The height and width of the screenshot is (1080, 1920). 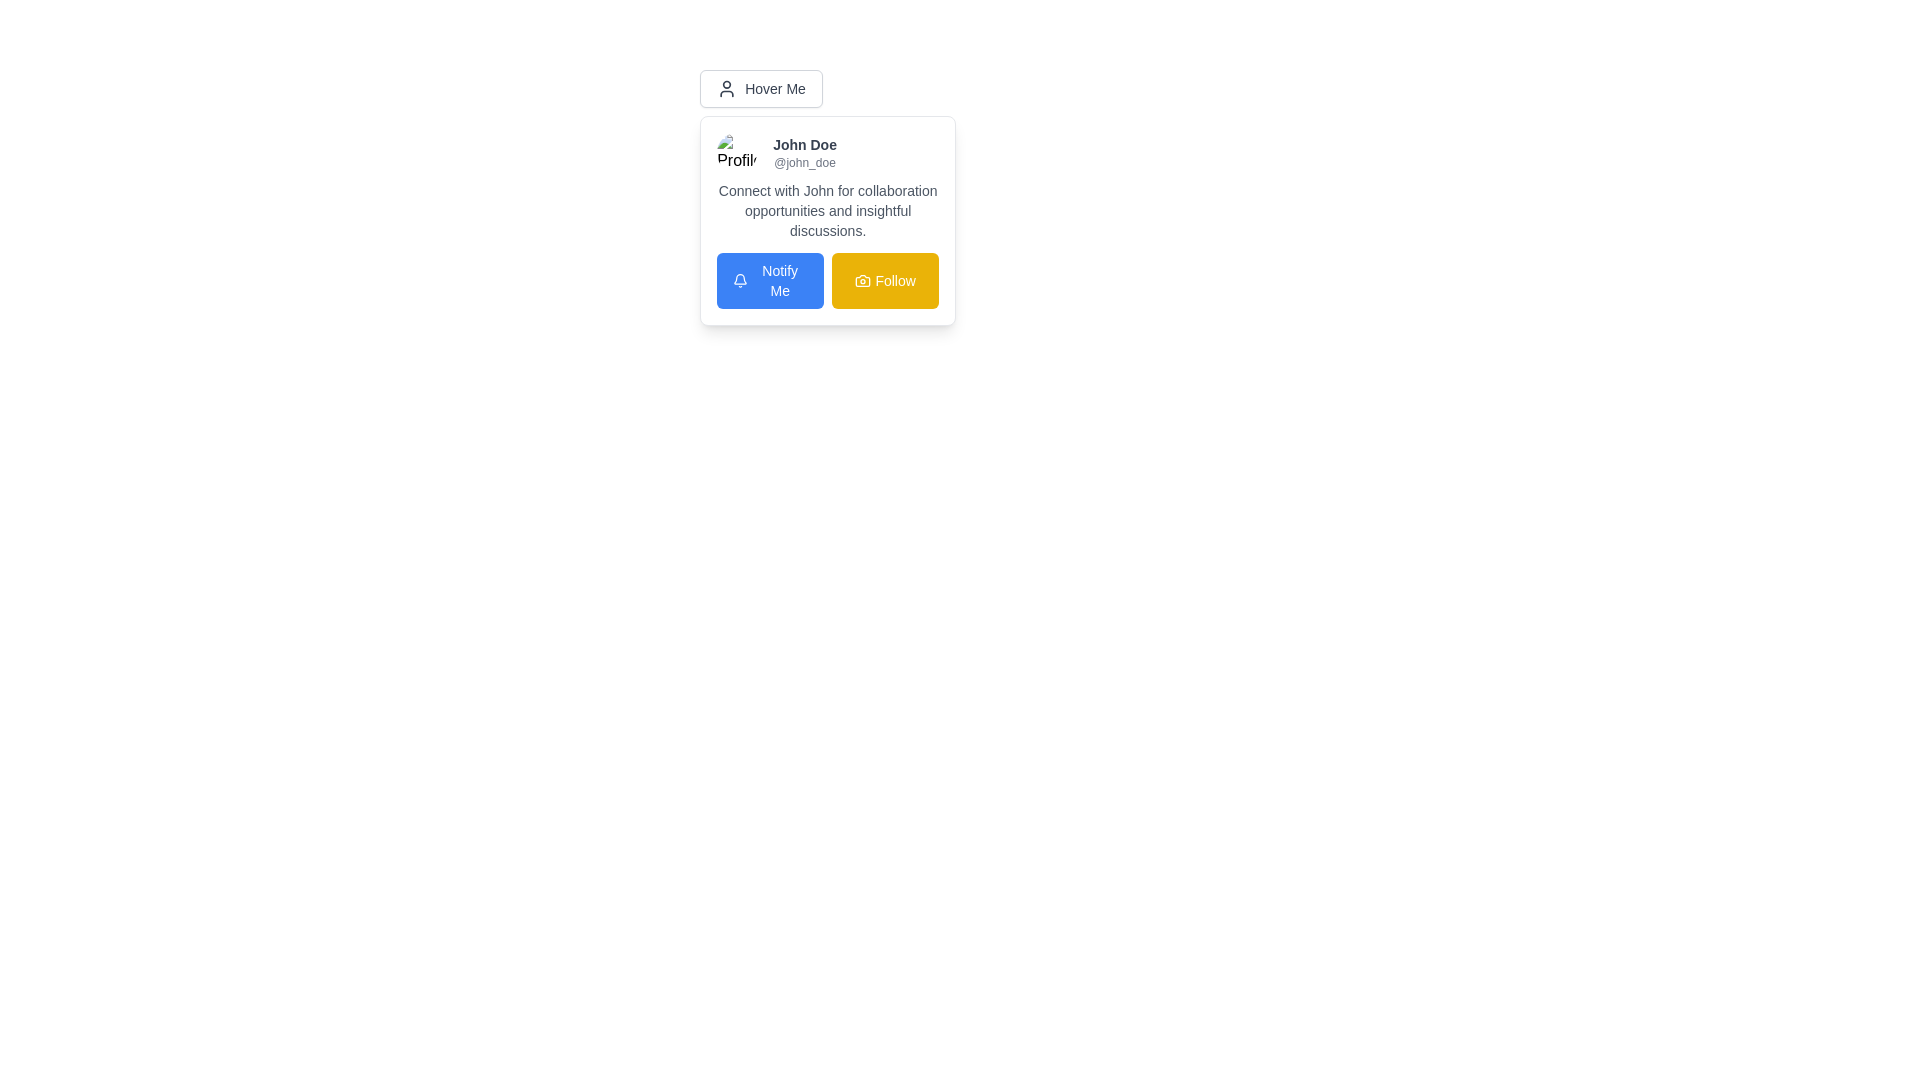 I want to click on the text label displaying 'John Doe', which is located at the top center of the profile card, so click(x=805, y=144).